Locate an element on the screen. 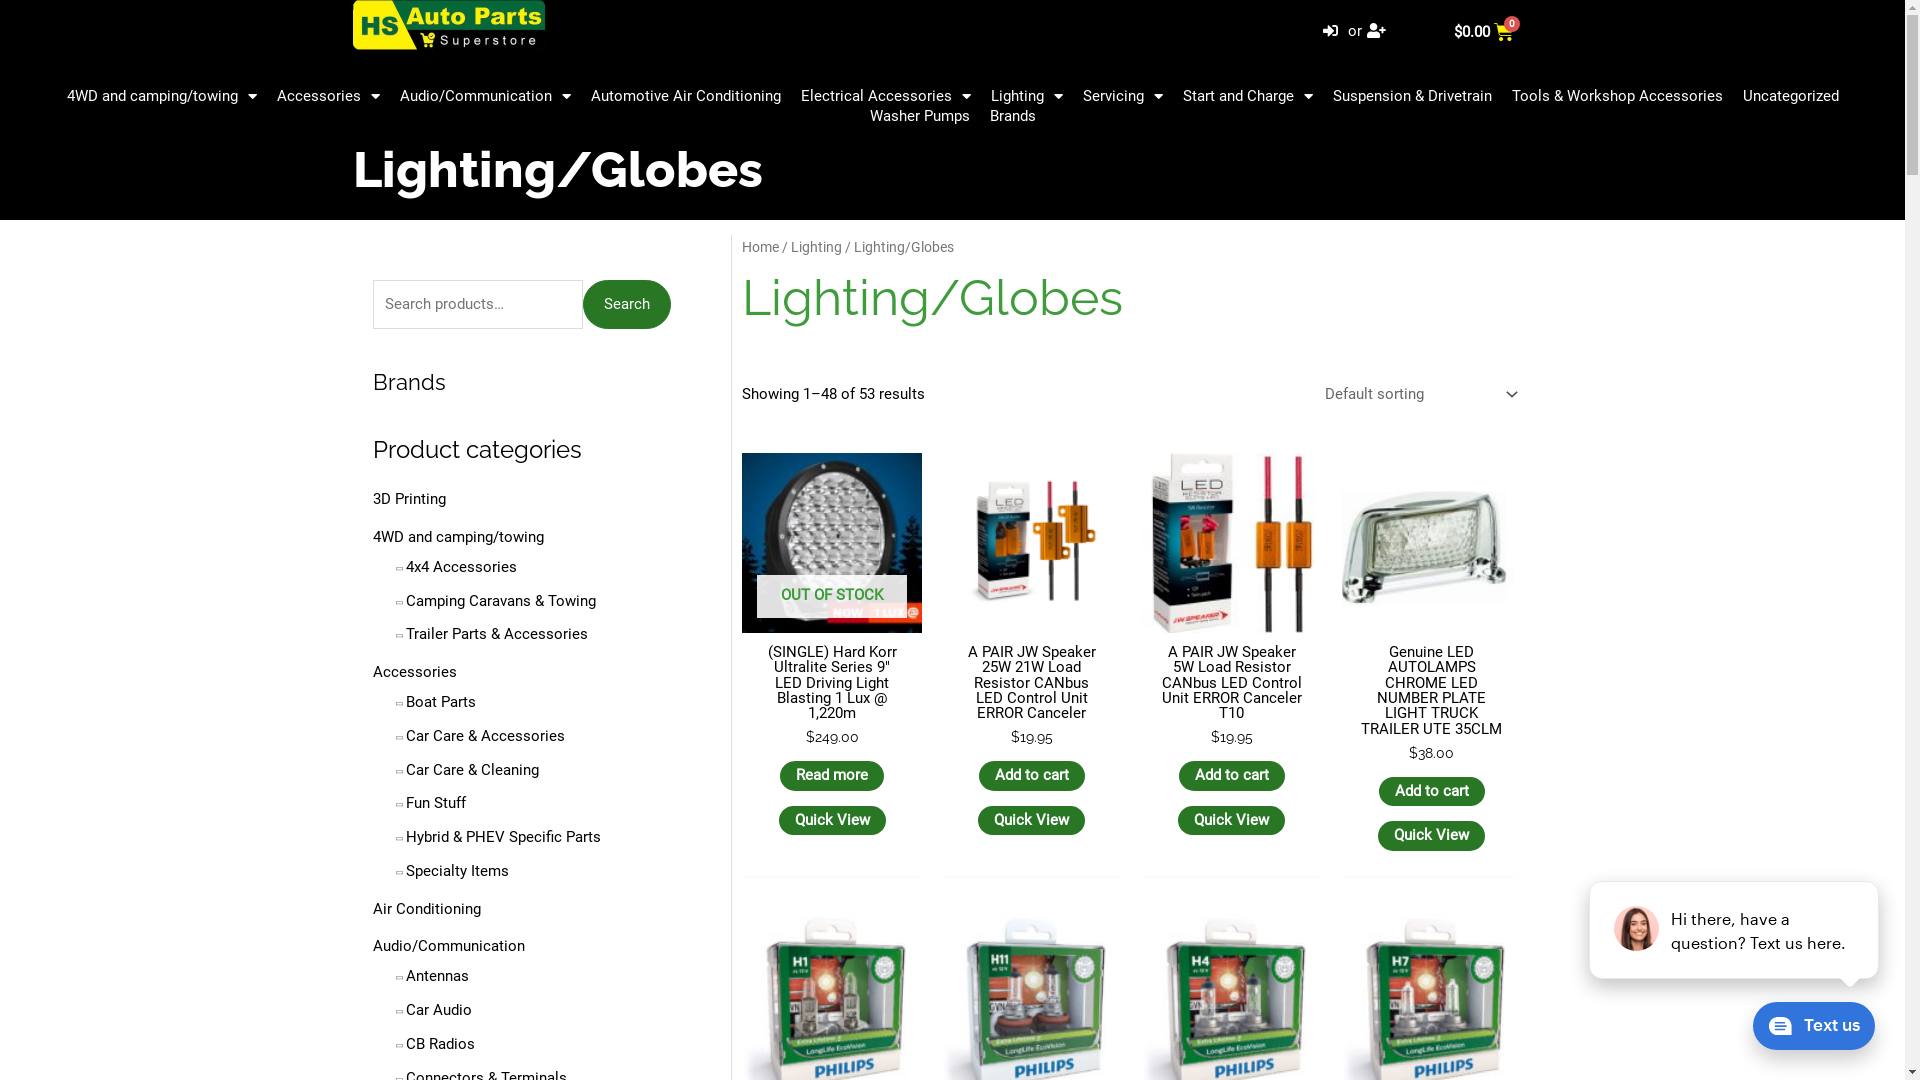 This screenshot has width=1920, height=1080. 'Antennas' is located at coordinates (405, 974).